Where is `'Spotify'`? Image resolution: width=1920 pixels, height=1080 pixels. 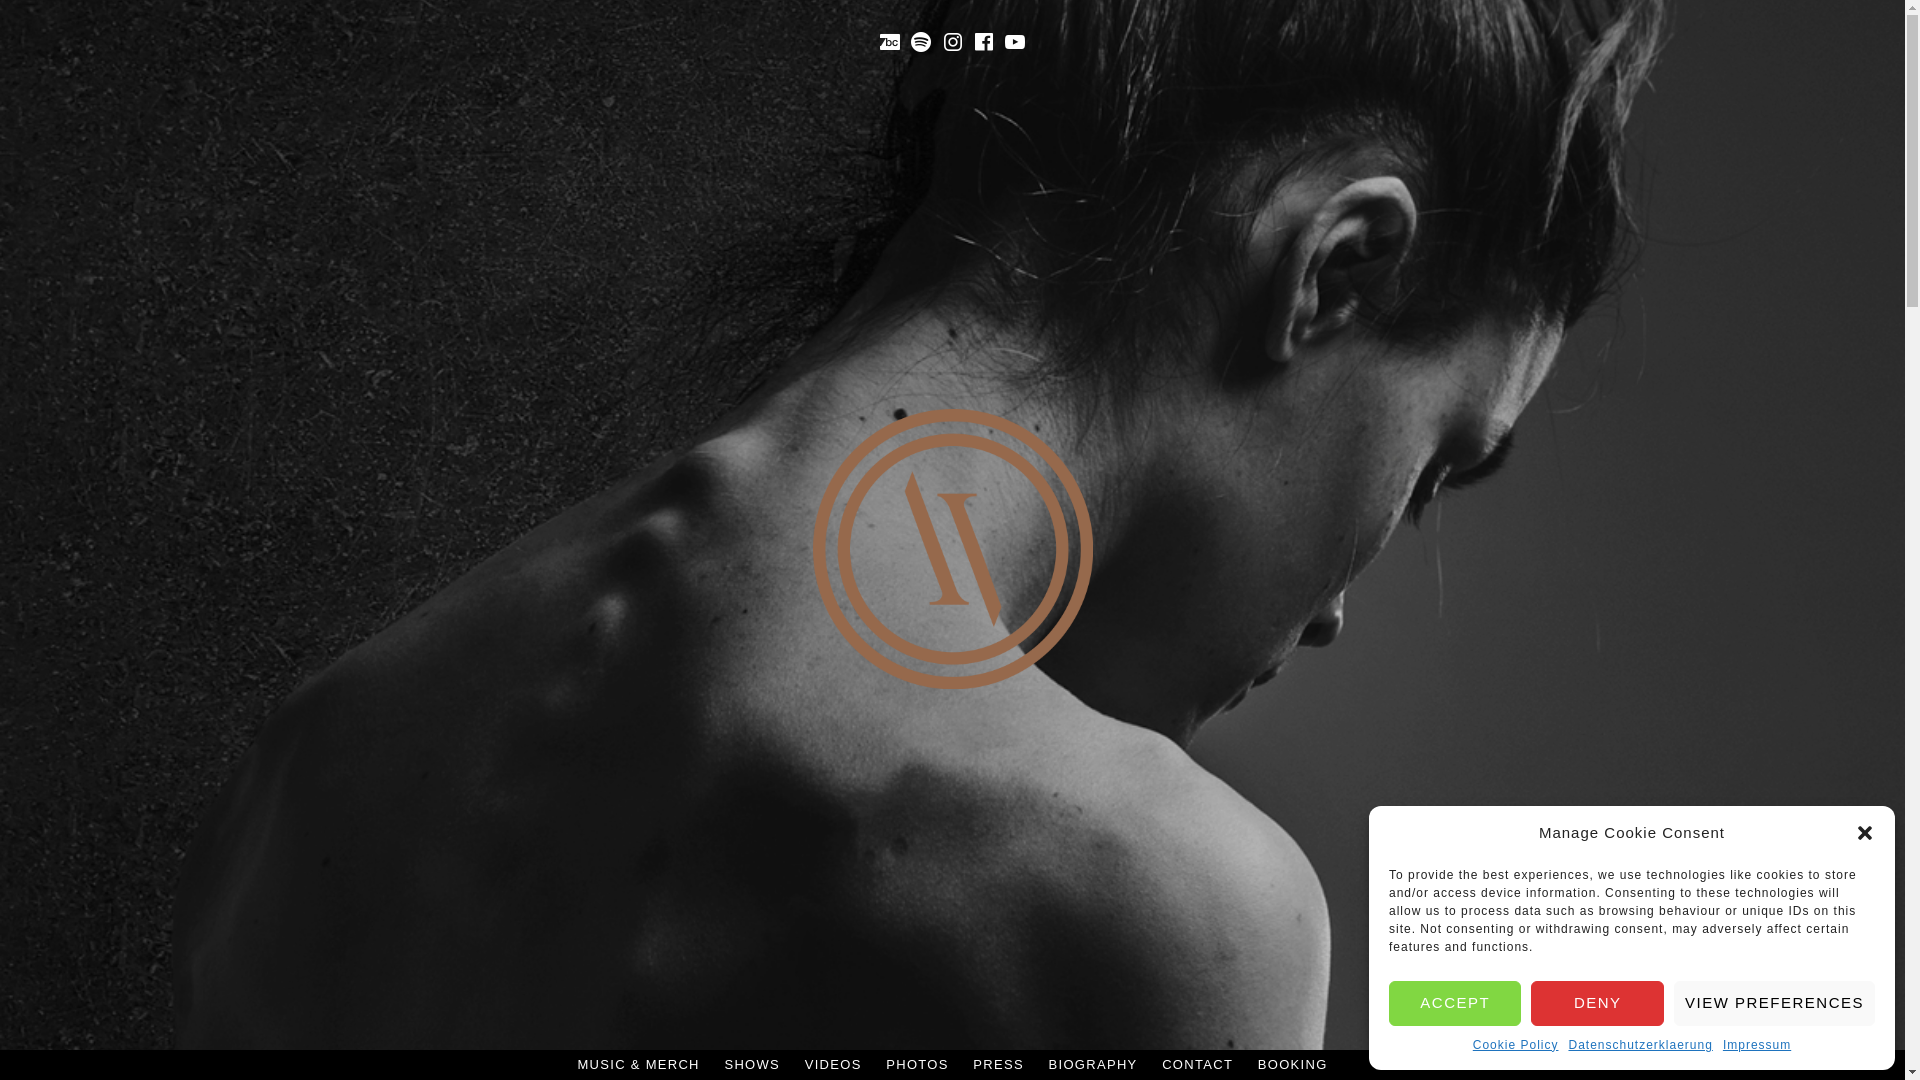 'Spotify' is located at coordinates (920, 42).